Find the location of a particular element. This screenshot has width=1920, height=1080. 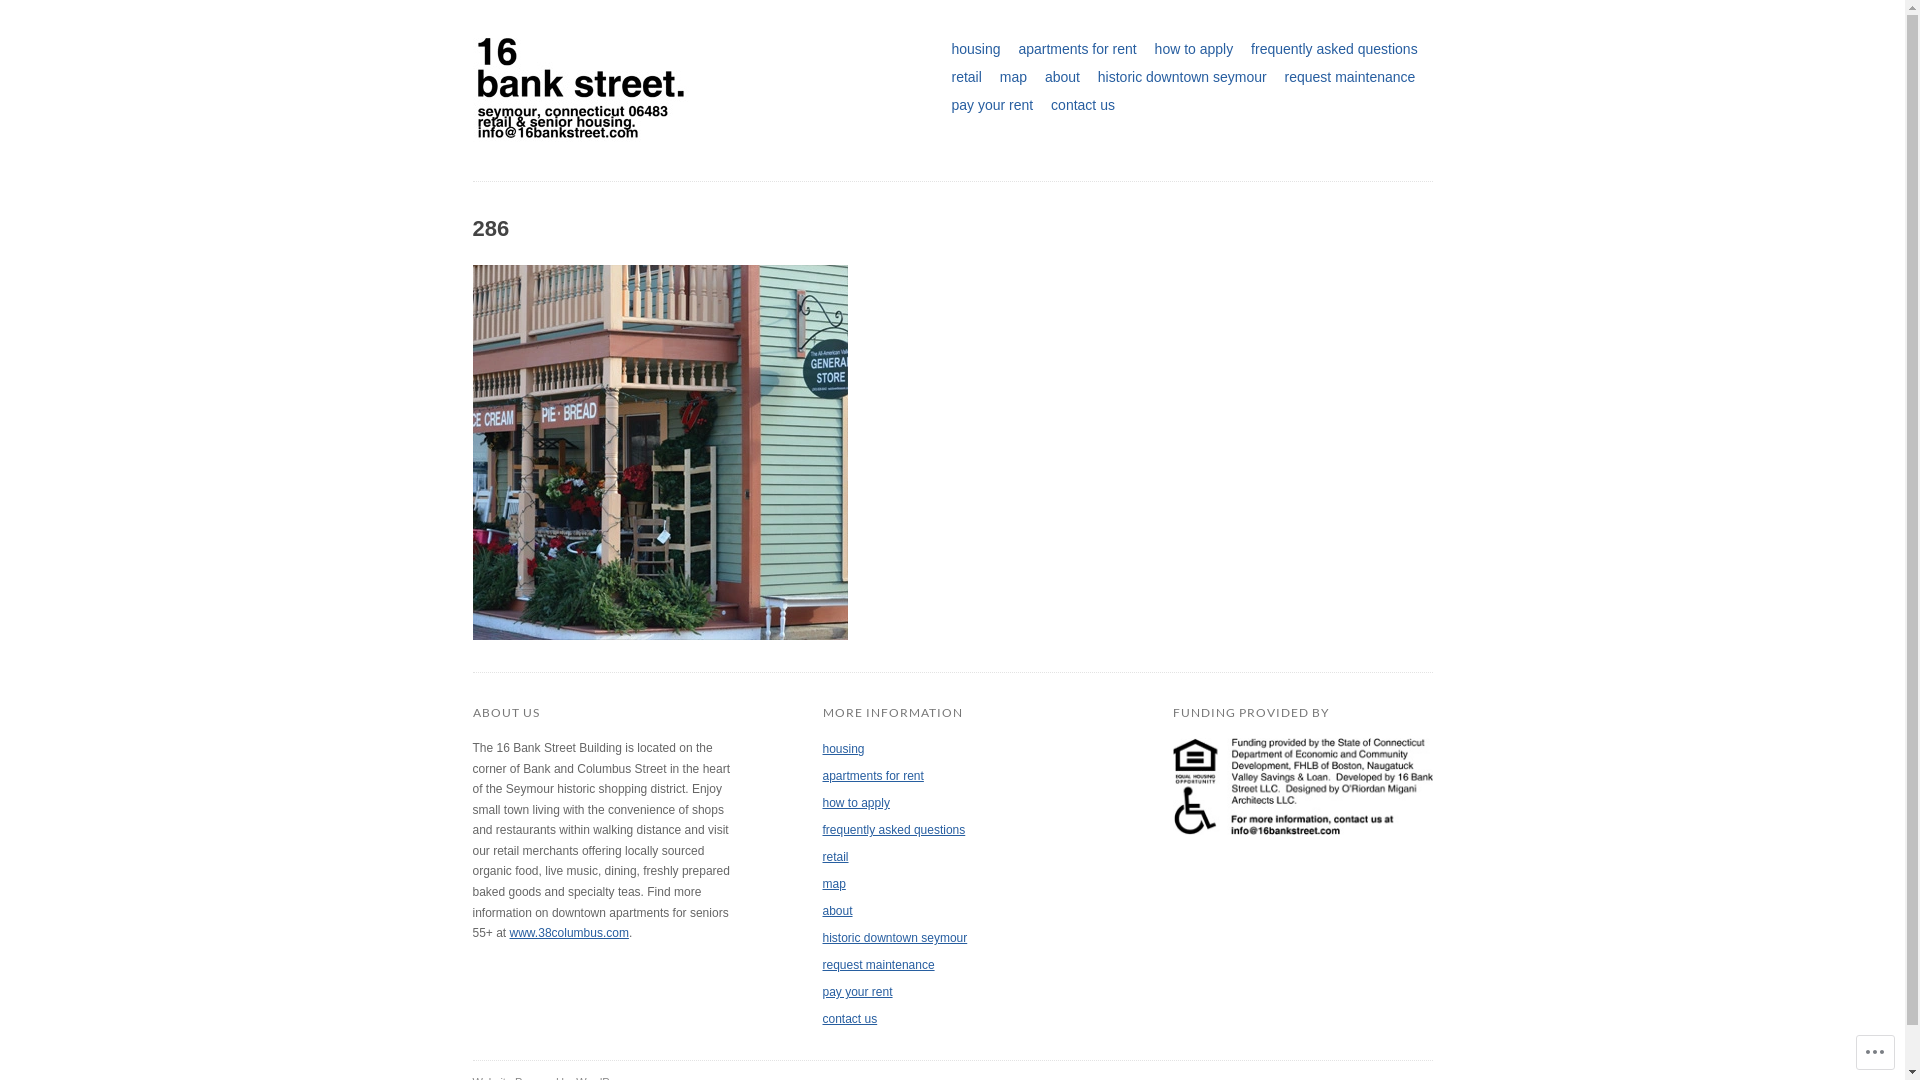

'pay your rent' is located at coordinates (821, 991).